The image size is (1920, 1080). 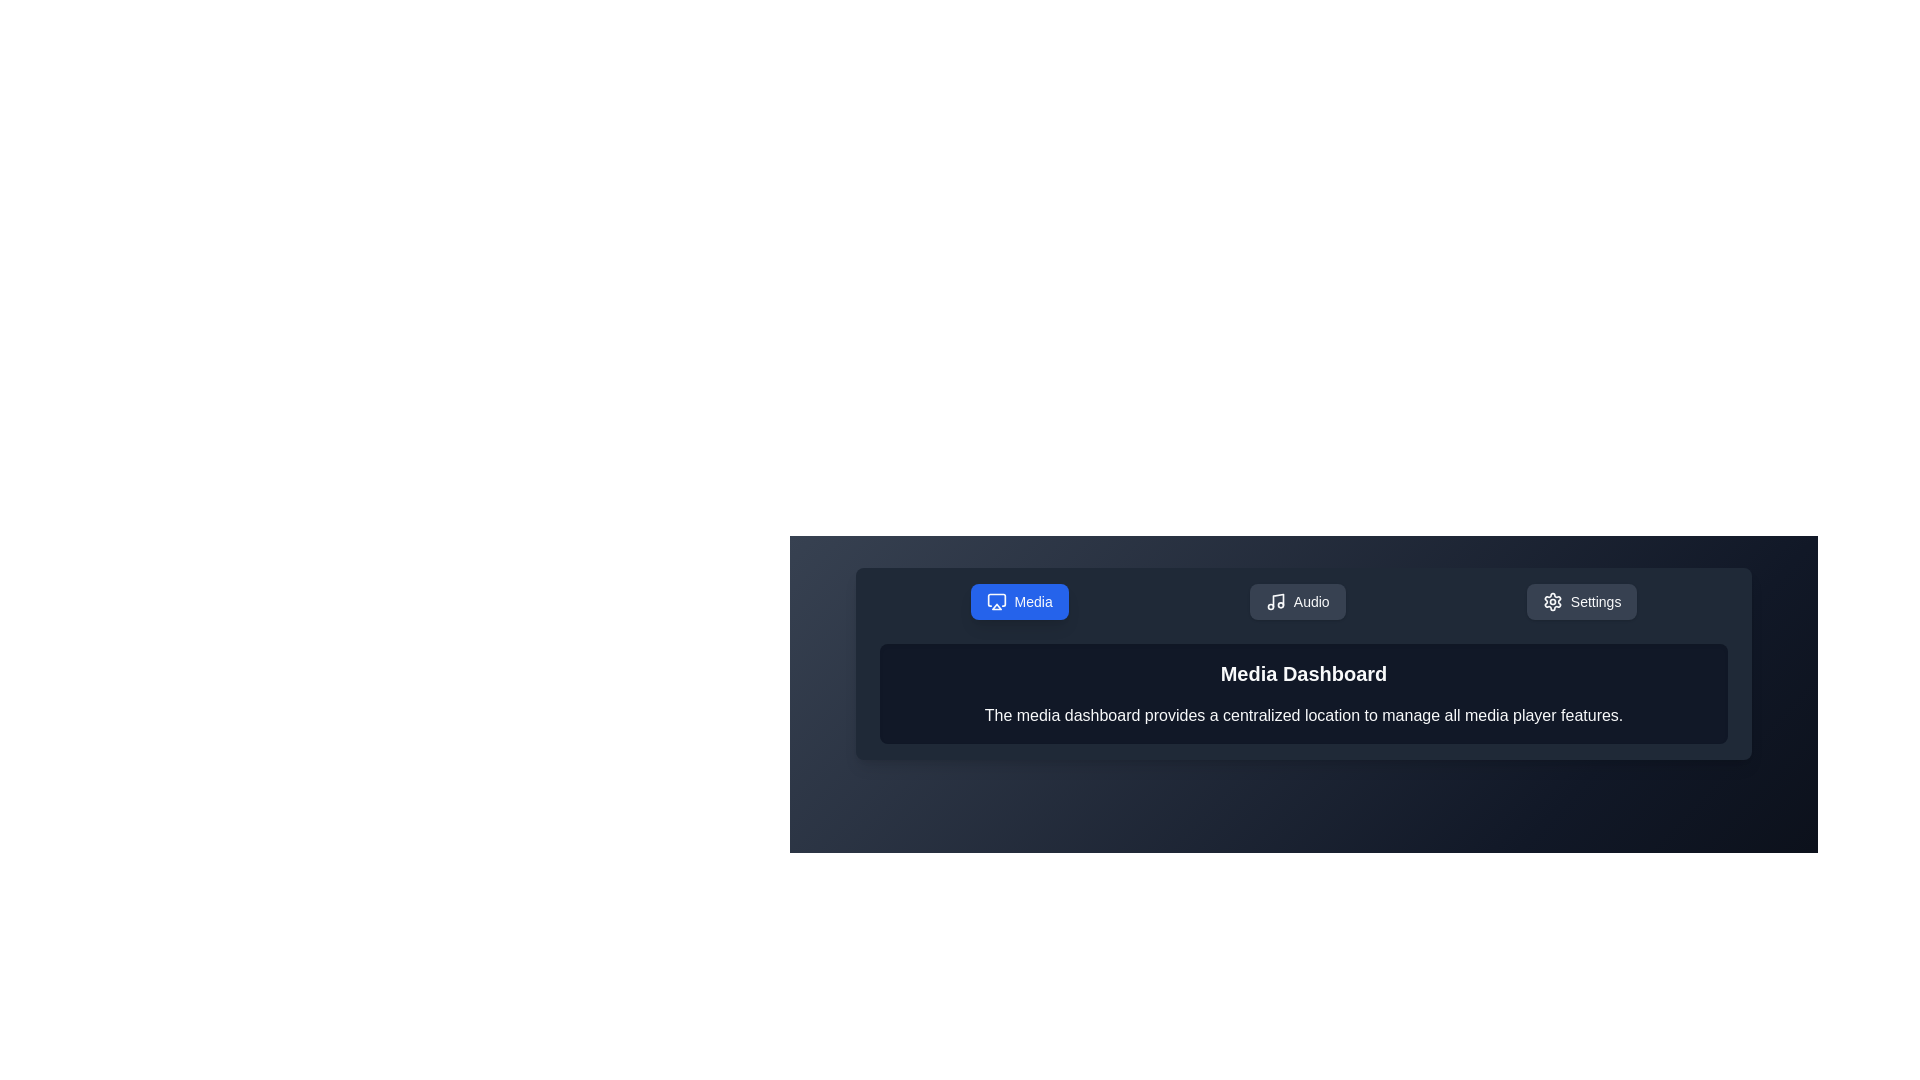 I want to click on the text label within the leftmost button at the top center area of the interface, so click(x=1033, y=600).